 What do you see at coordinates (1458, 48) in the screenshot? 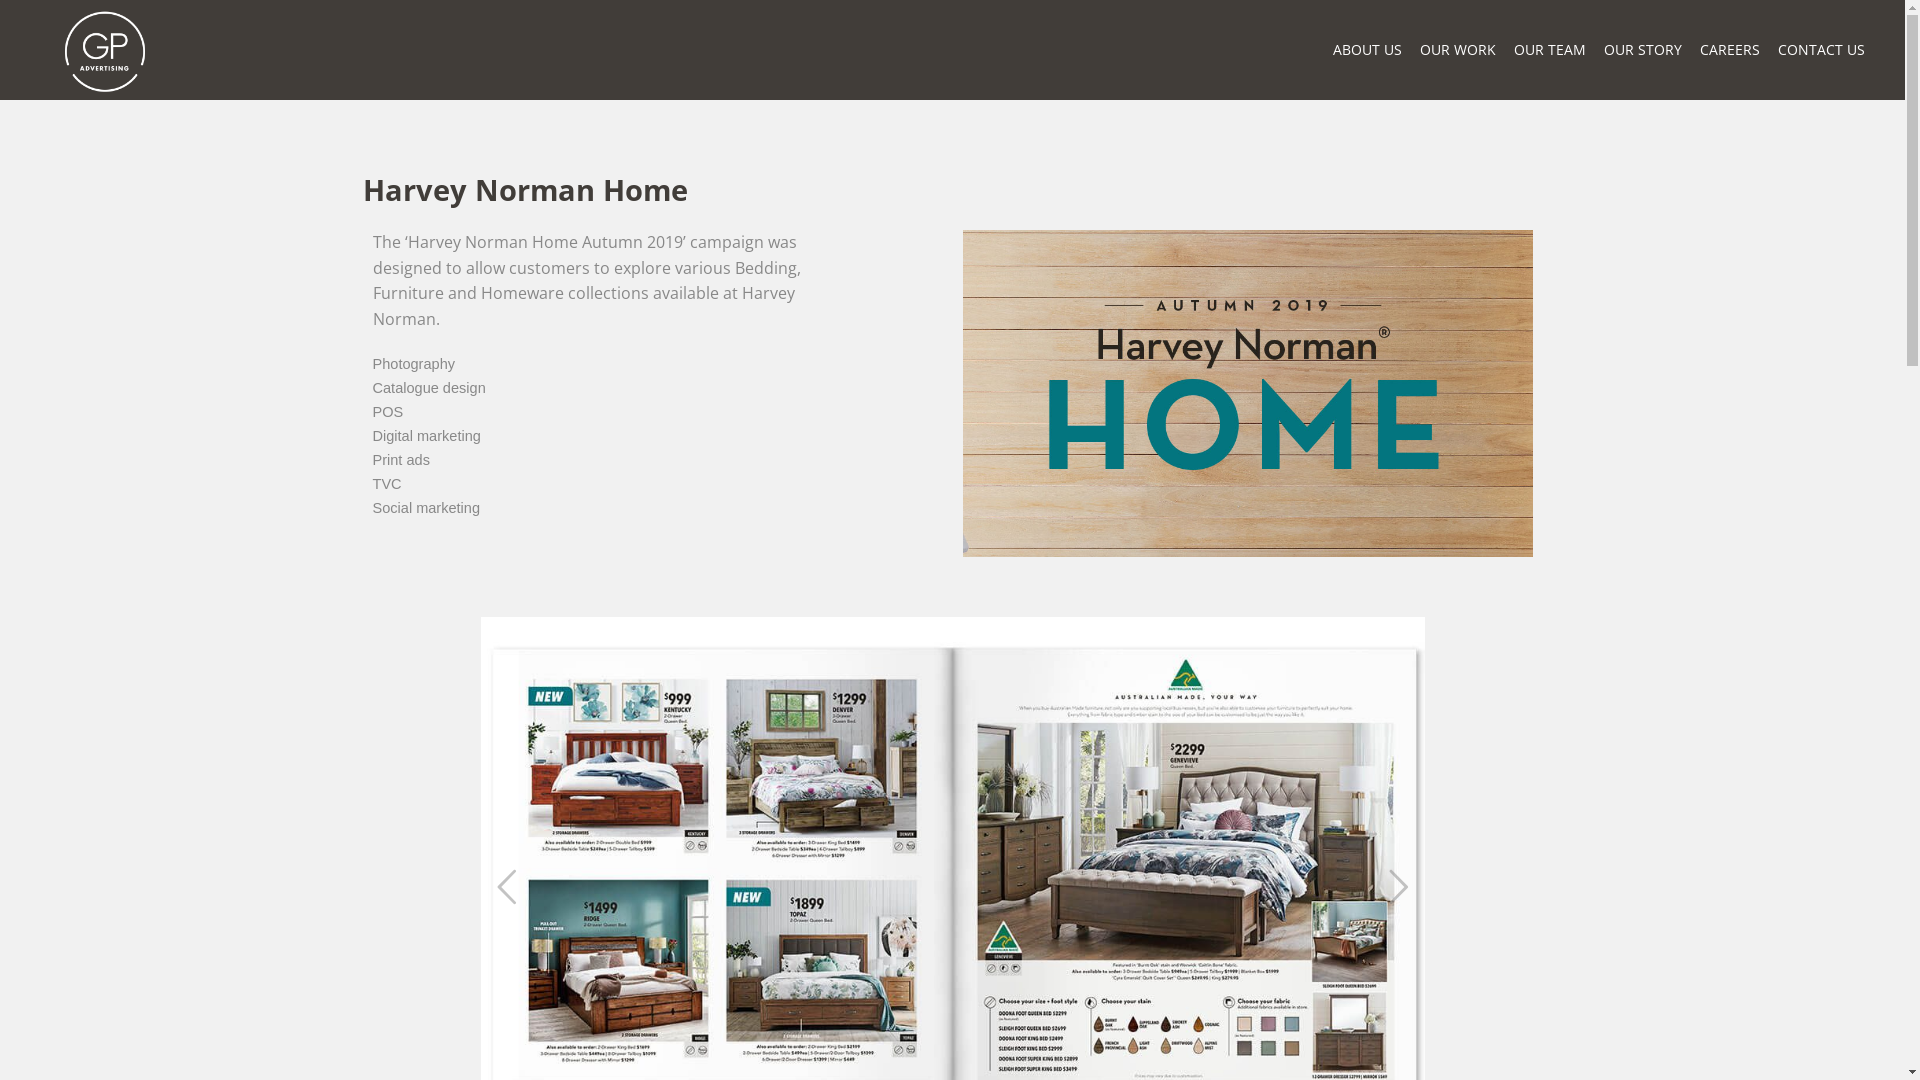
I see `'OUR WORK'` at bounding box center [1458, 48].